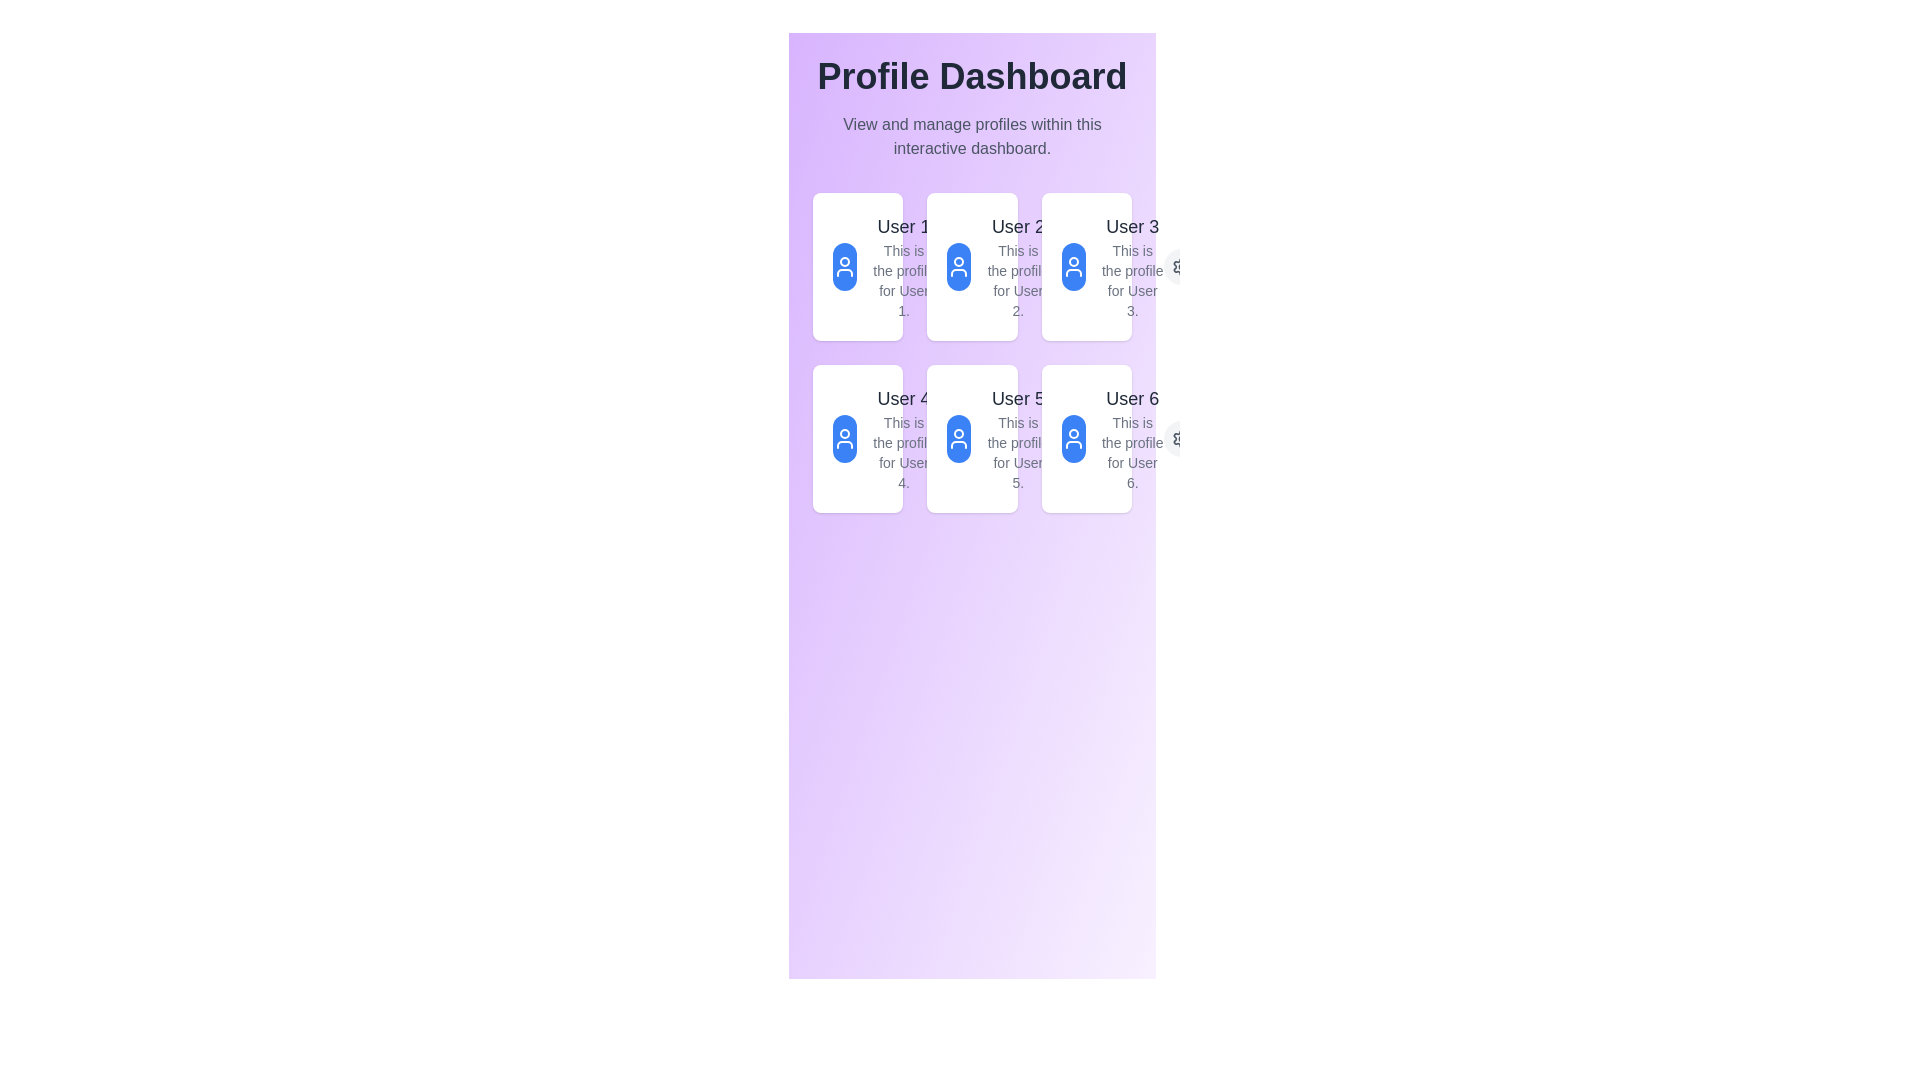 The width and height of the screenshot is (1920, 1080). Describe the element at coordinates (903, 265) in the screenshot. I see `the text block titled 'User 1' which includes the description 'This is the profile for User 1.' located in the top left corner of the profile dashboard` at that location.